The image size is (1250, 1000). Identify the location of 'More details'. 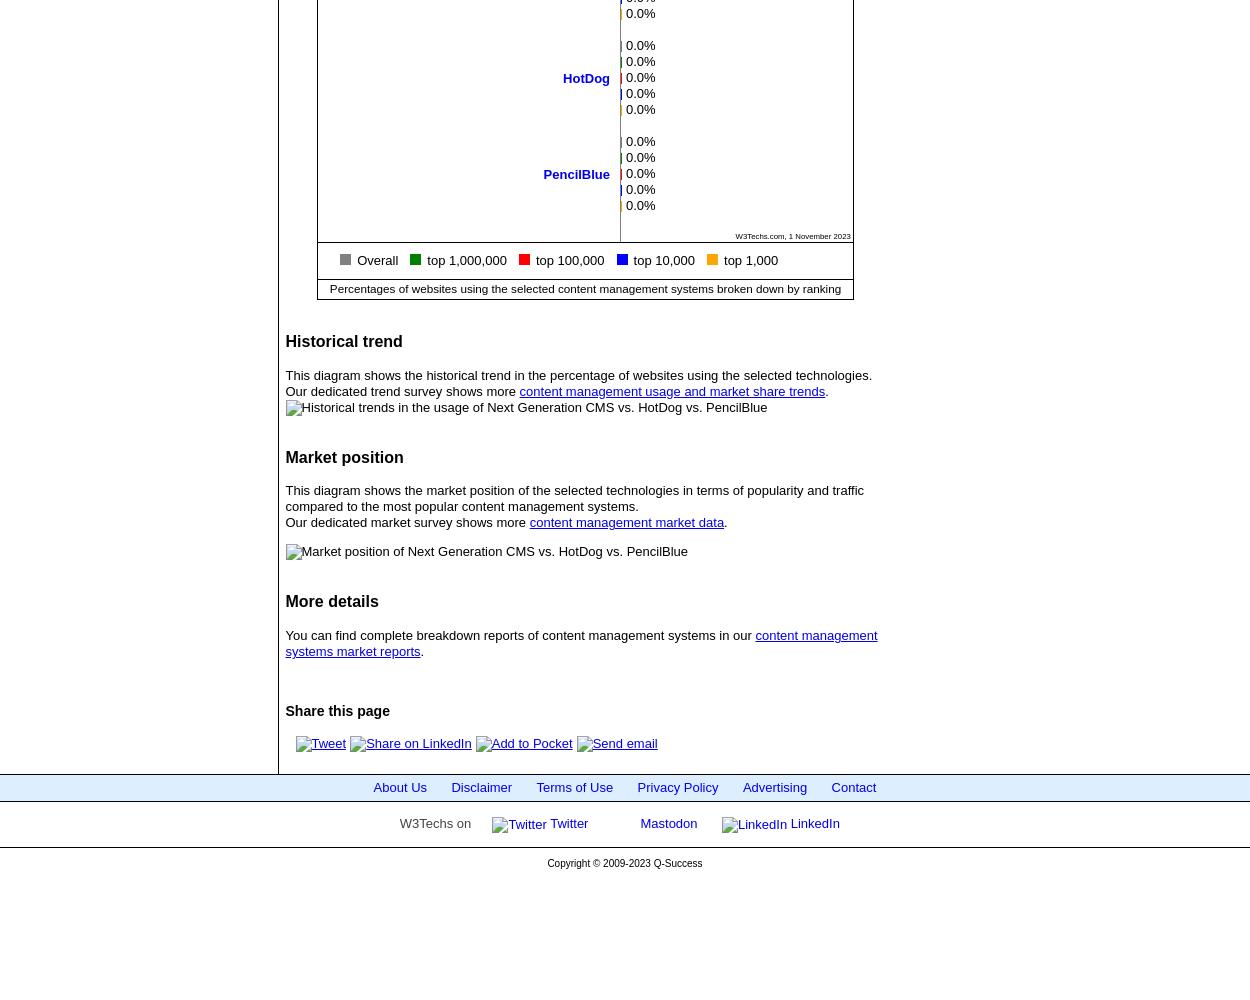
(330, 600).